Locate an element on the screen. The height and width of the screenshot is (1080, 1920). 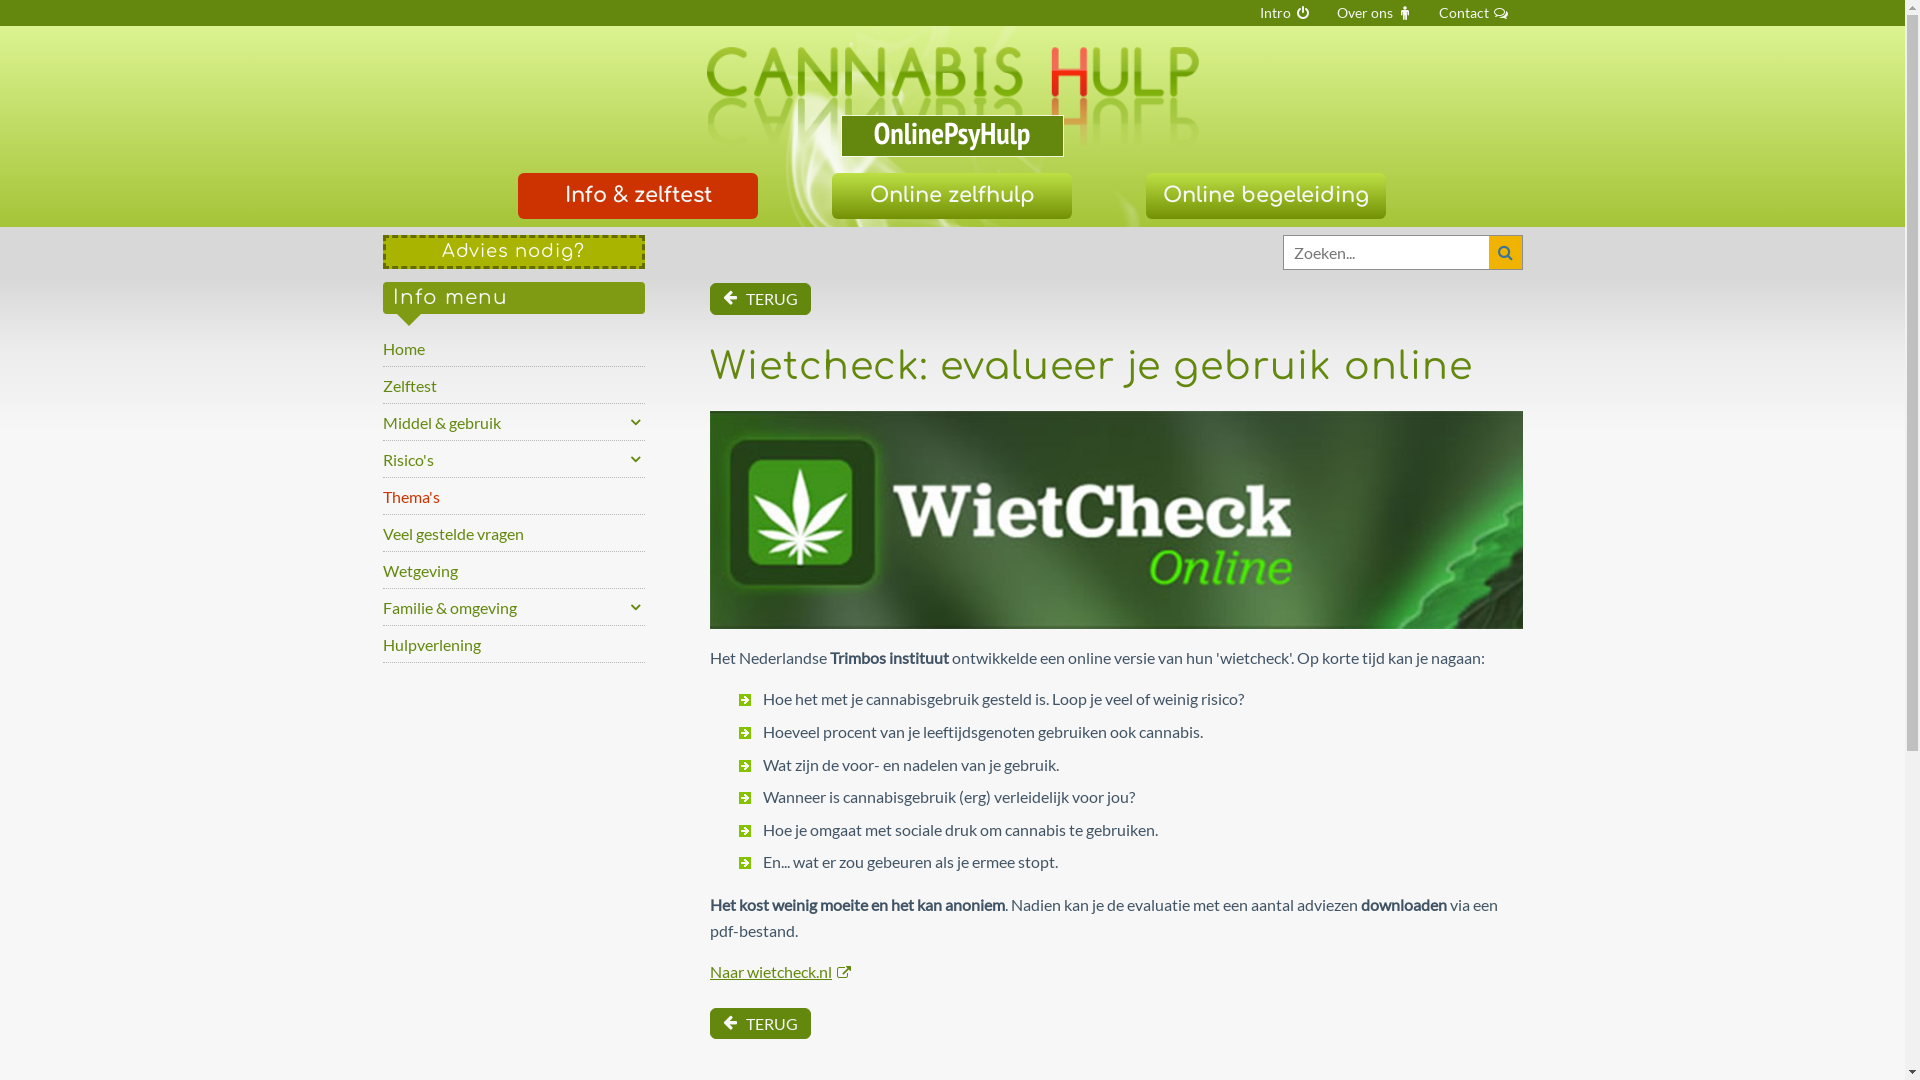
'TERUG' is located at coordinates (710, 299).